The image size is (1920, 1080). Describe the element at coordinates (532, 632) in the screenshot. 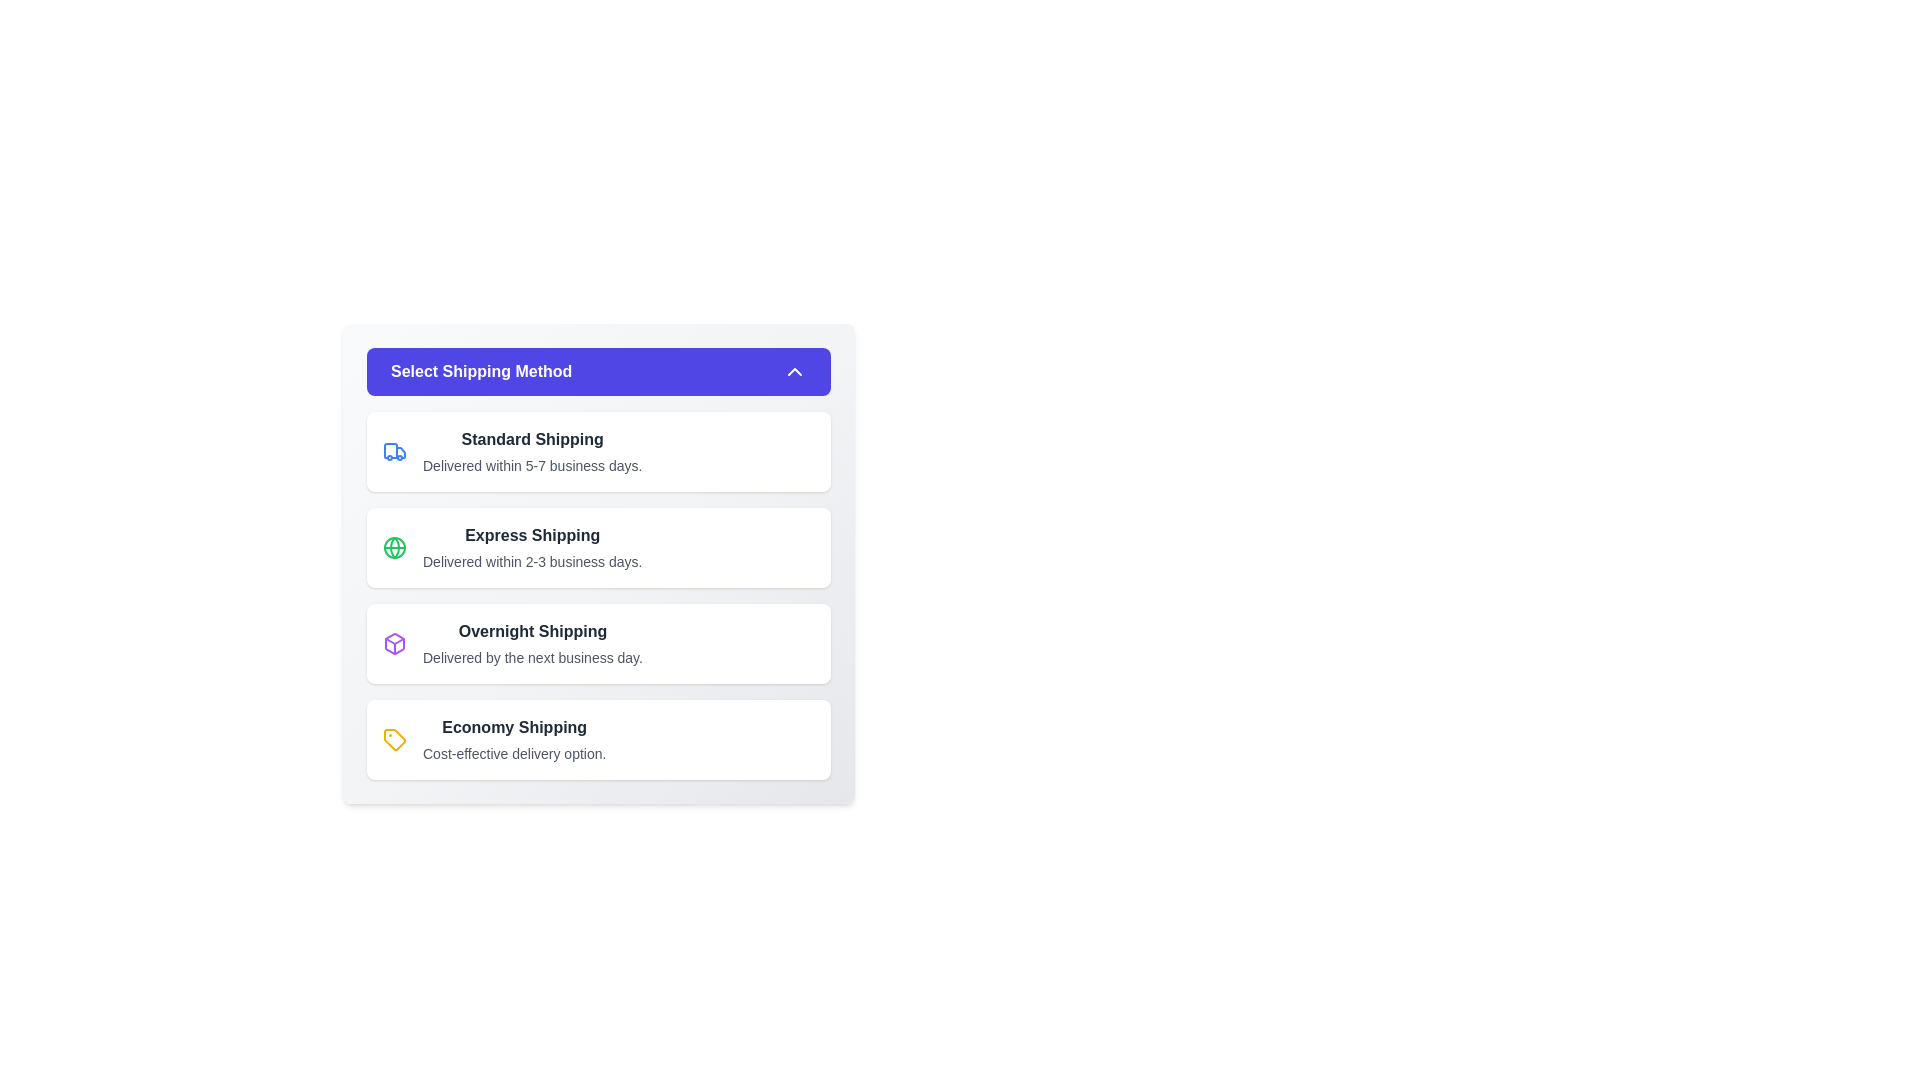

I see `the 'Overnight Shipping' text label, which is bold and dark gray, located in a rectangular clickable area as the third option in a list of shipping methods` at that location.